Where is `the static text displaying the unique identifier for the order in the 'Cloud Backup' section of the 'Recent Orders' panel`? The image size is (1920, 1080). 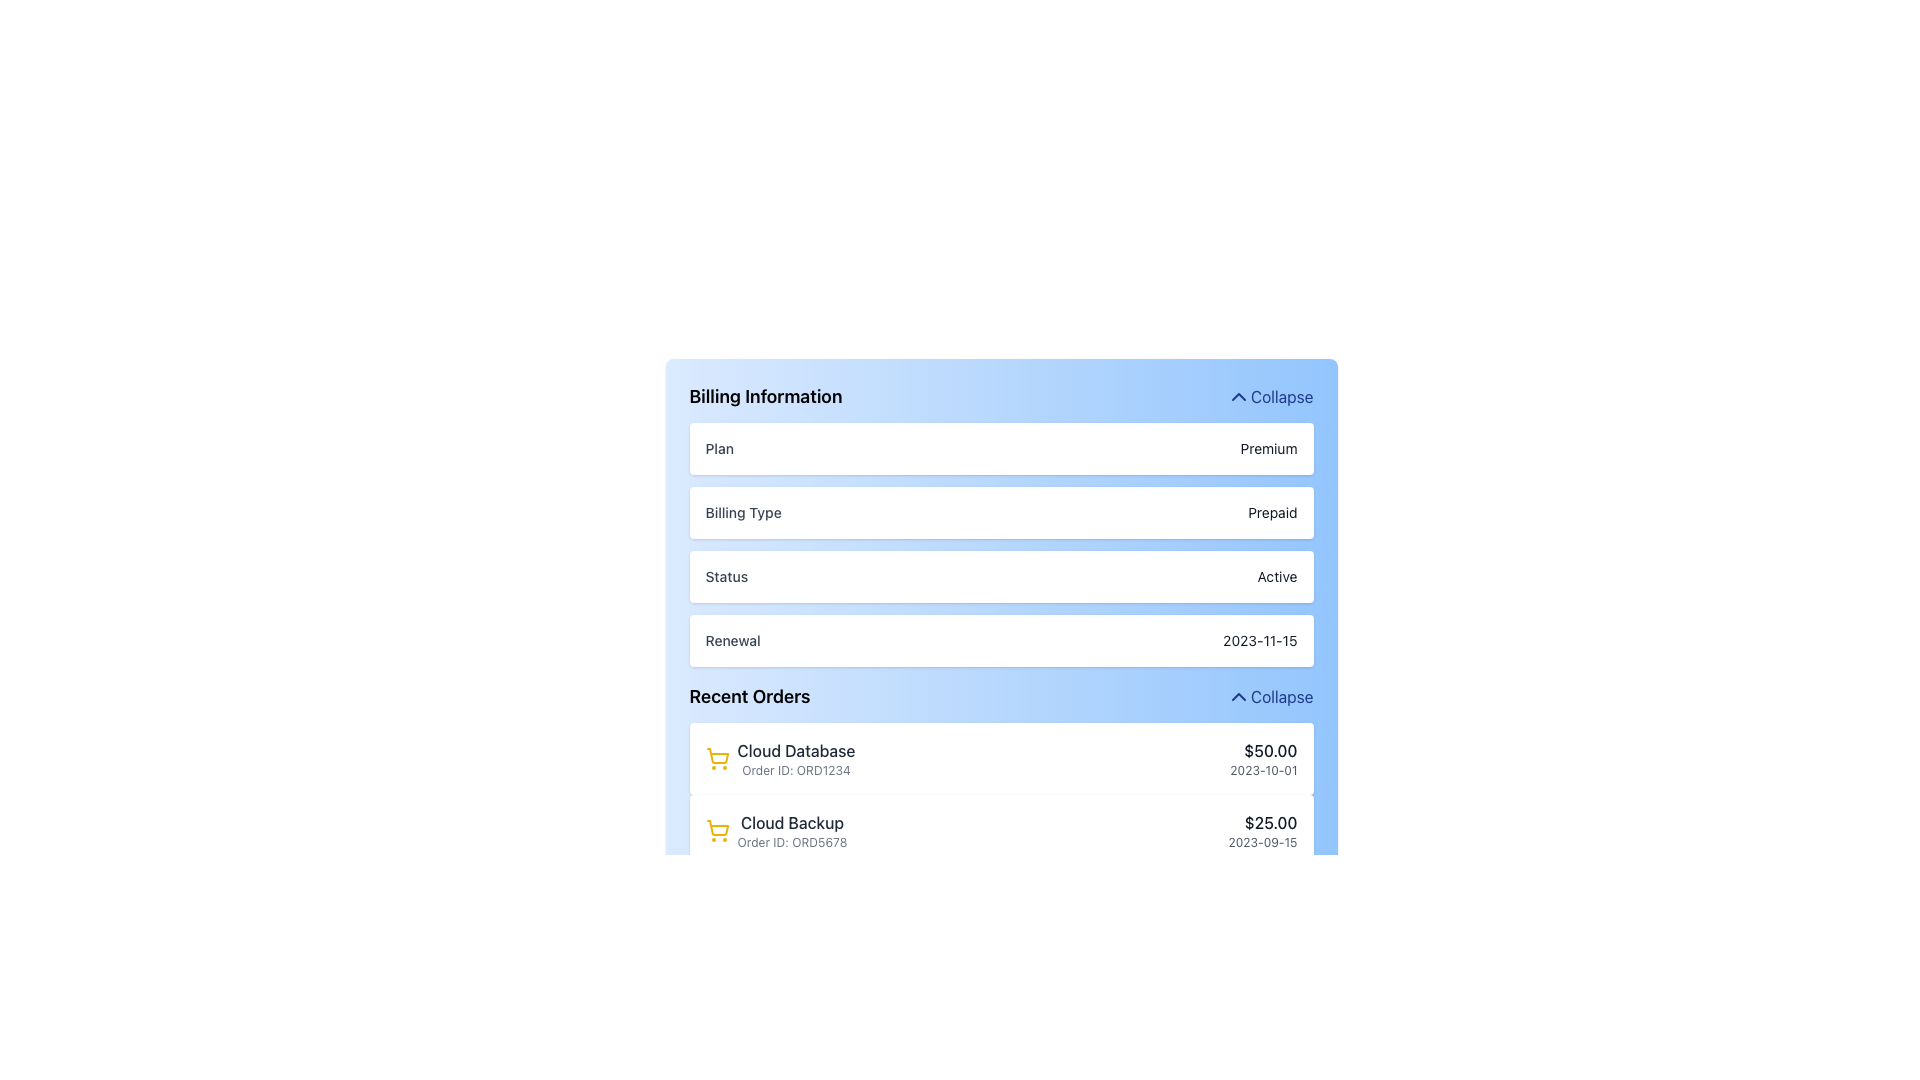
the static text displaying the unique identifier for the order in the 'Cloud Backup' section of the 'Recent Orders' panel is located at coordinates (791, 843).